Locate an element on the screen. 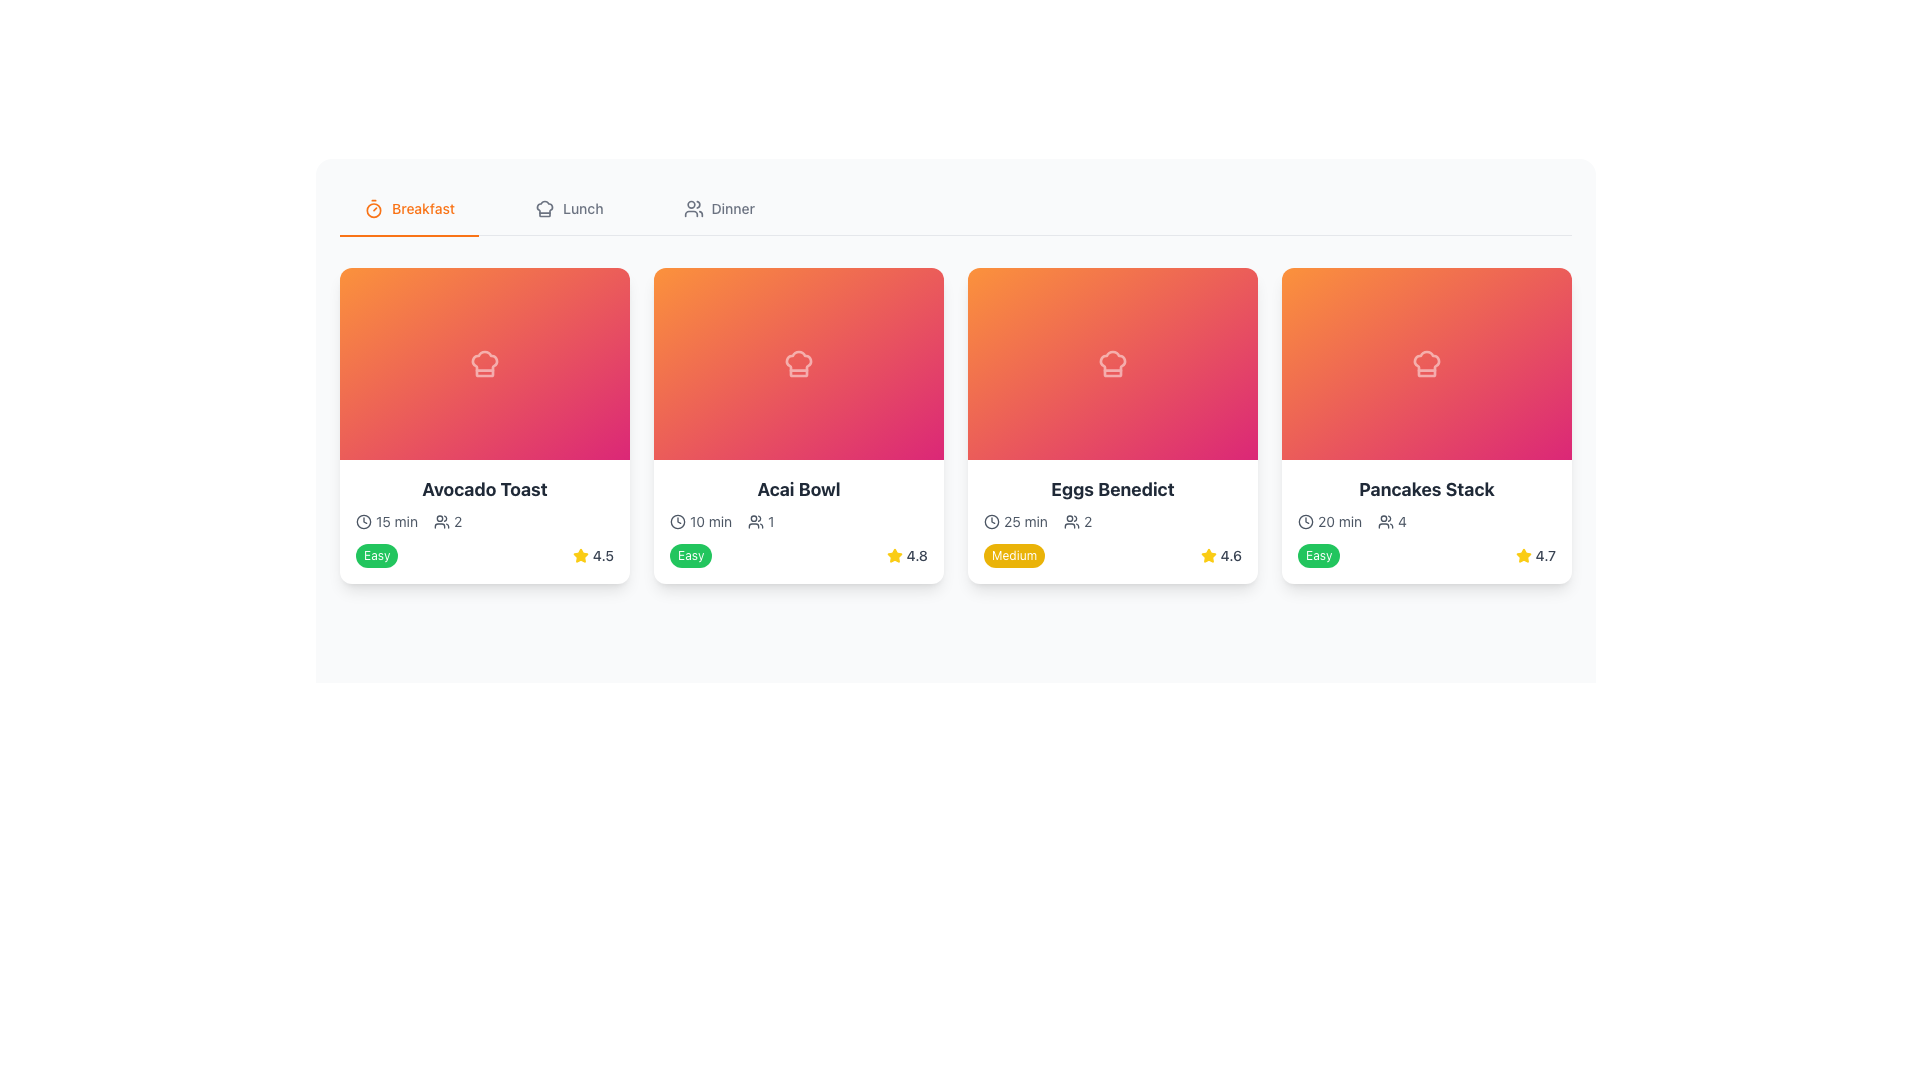 The height and width of the screenshot is (1080, 1920). the Decorative card header of the 'Acai Bowl' card located in the second column of the grid layout, which serves as an interactive area for more details is located at coordinates (797, 363).